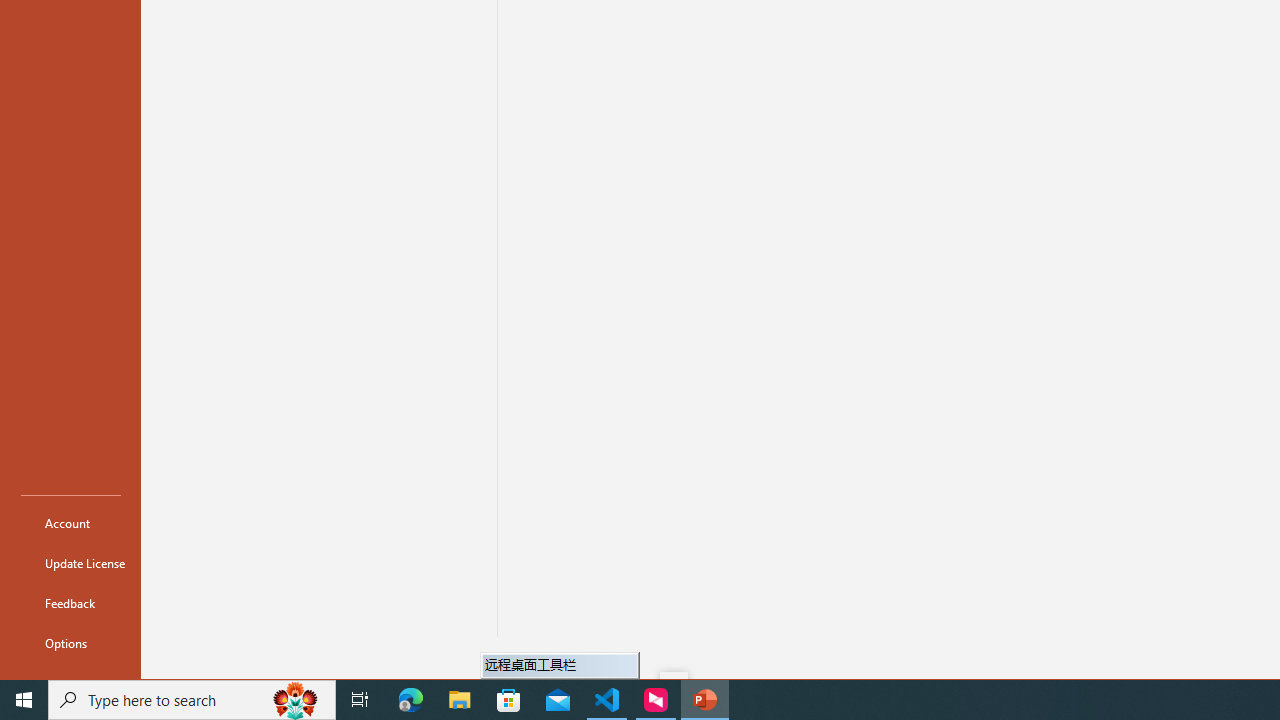  Describe the element at coordinates (71, 563) in the screenshot. I see `'Update License'` at that location.